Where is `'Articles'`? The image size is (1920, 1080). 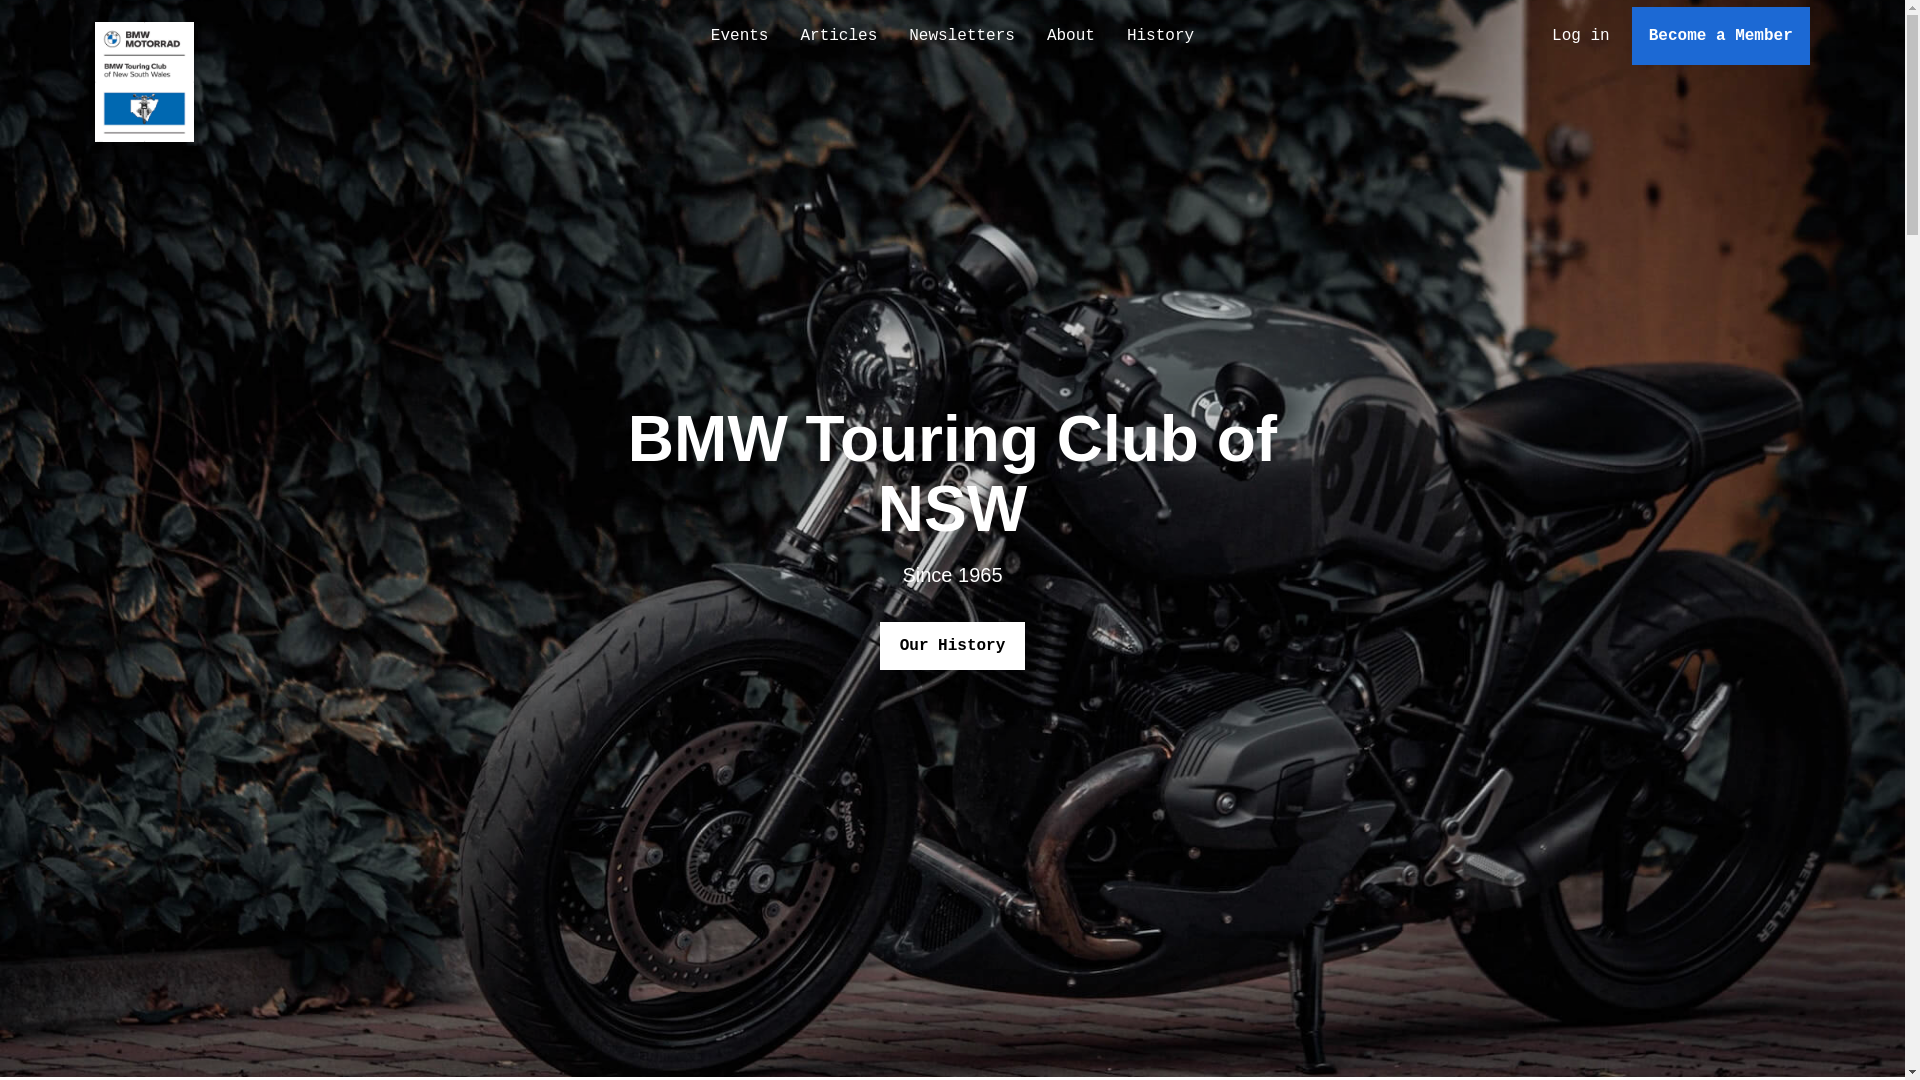
'Articles' is located at coordinates (838, 35).